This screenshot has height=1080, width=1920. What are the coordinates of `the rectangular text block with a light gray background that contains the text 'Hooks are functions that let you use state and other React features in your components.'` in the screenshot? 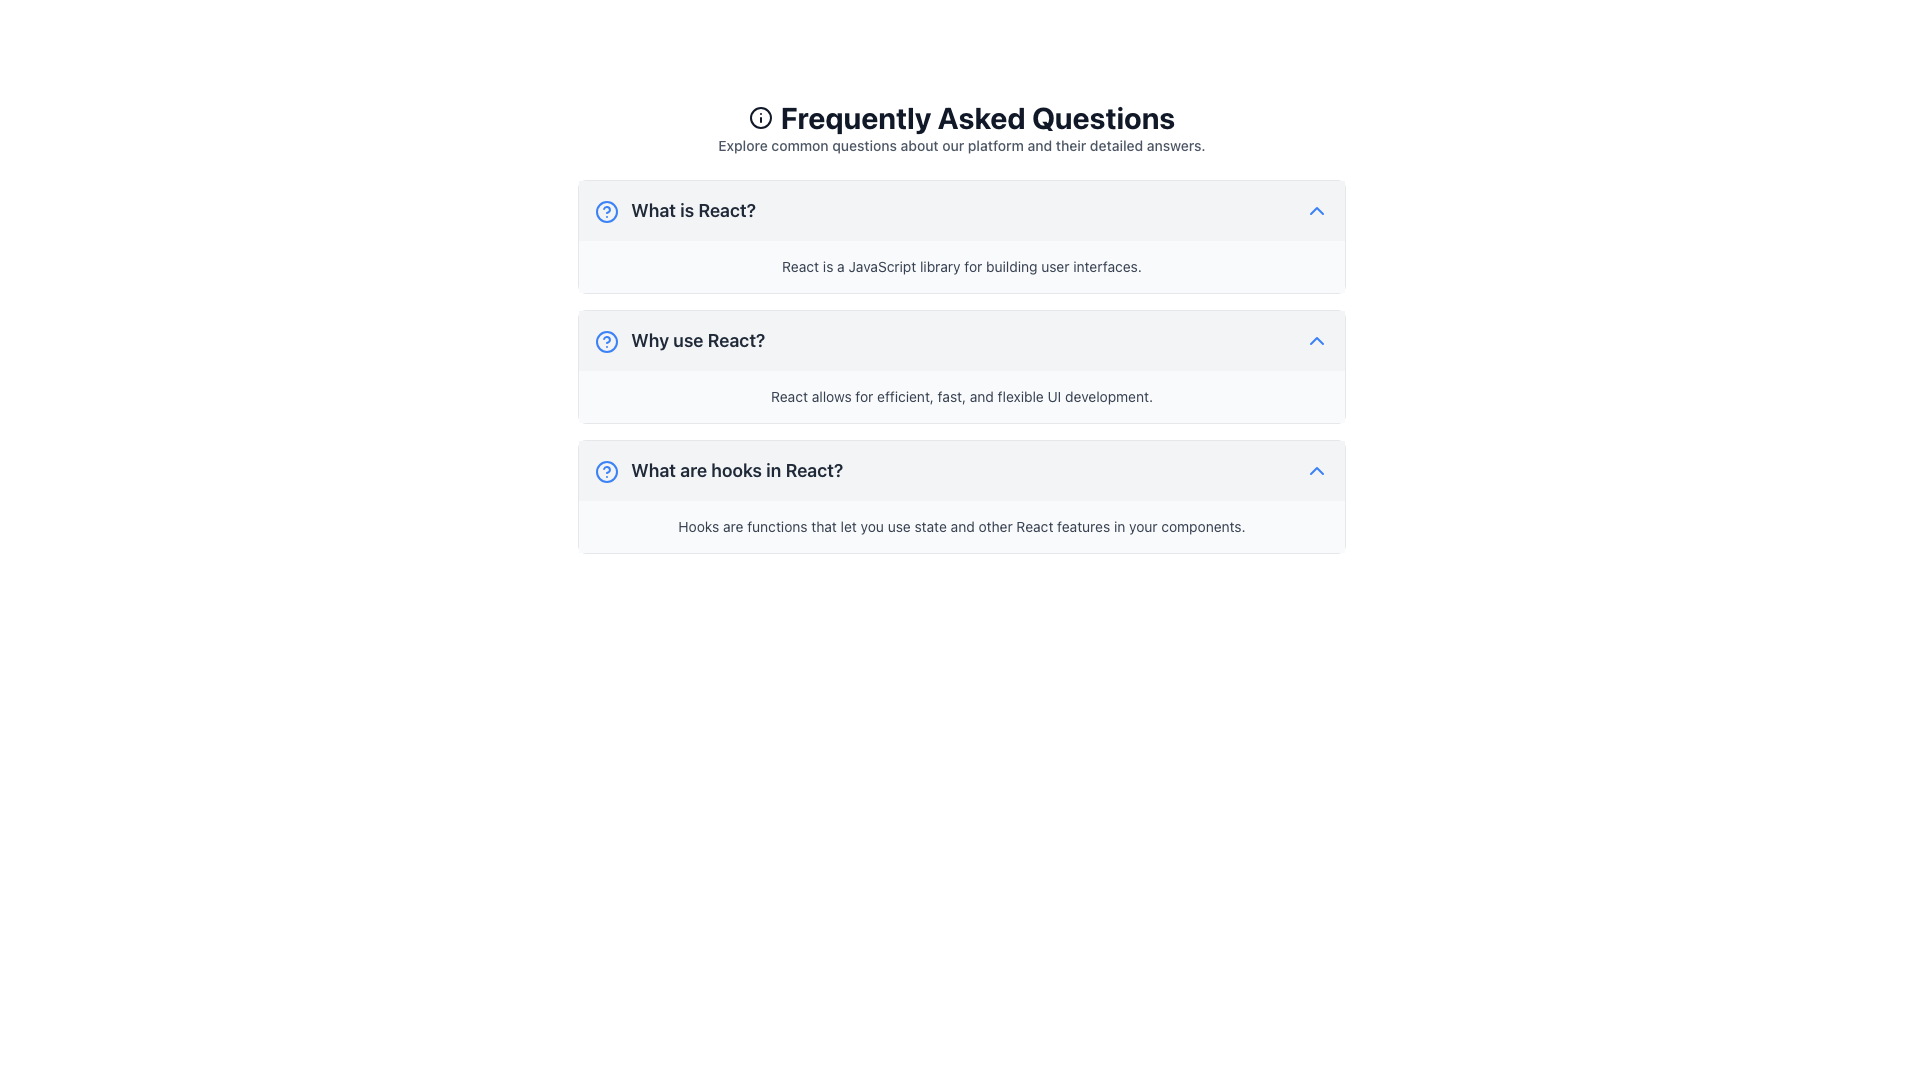 It's located at (961, 526).